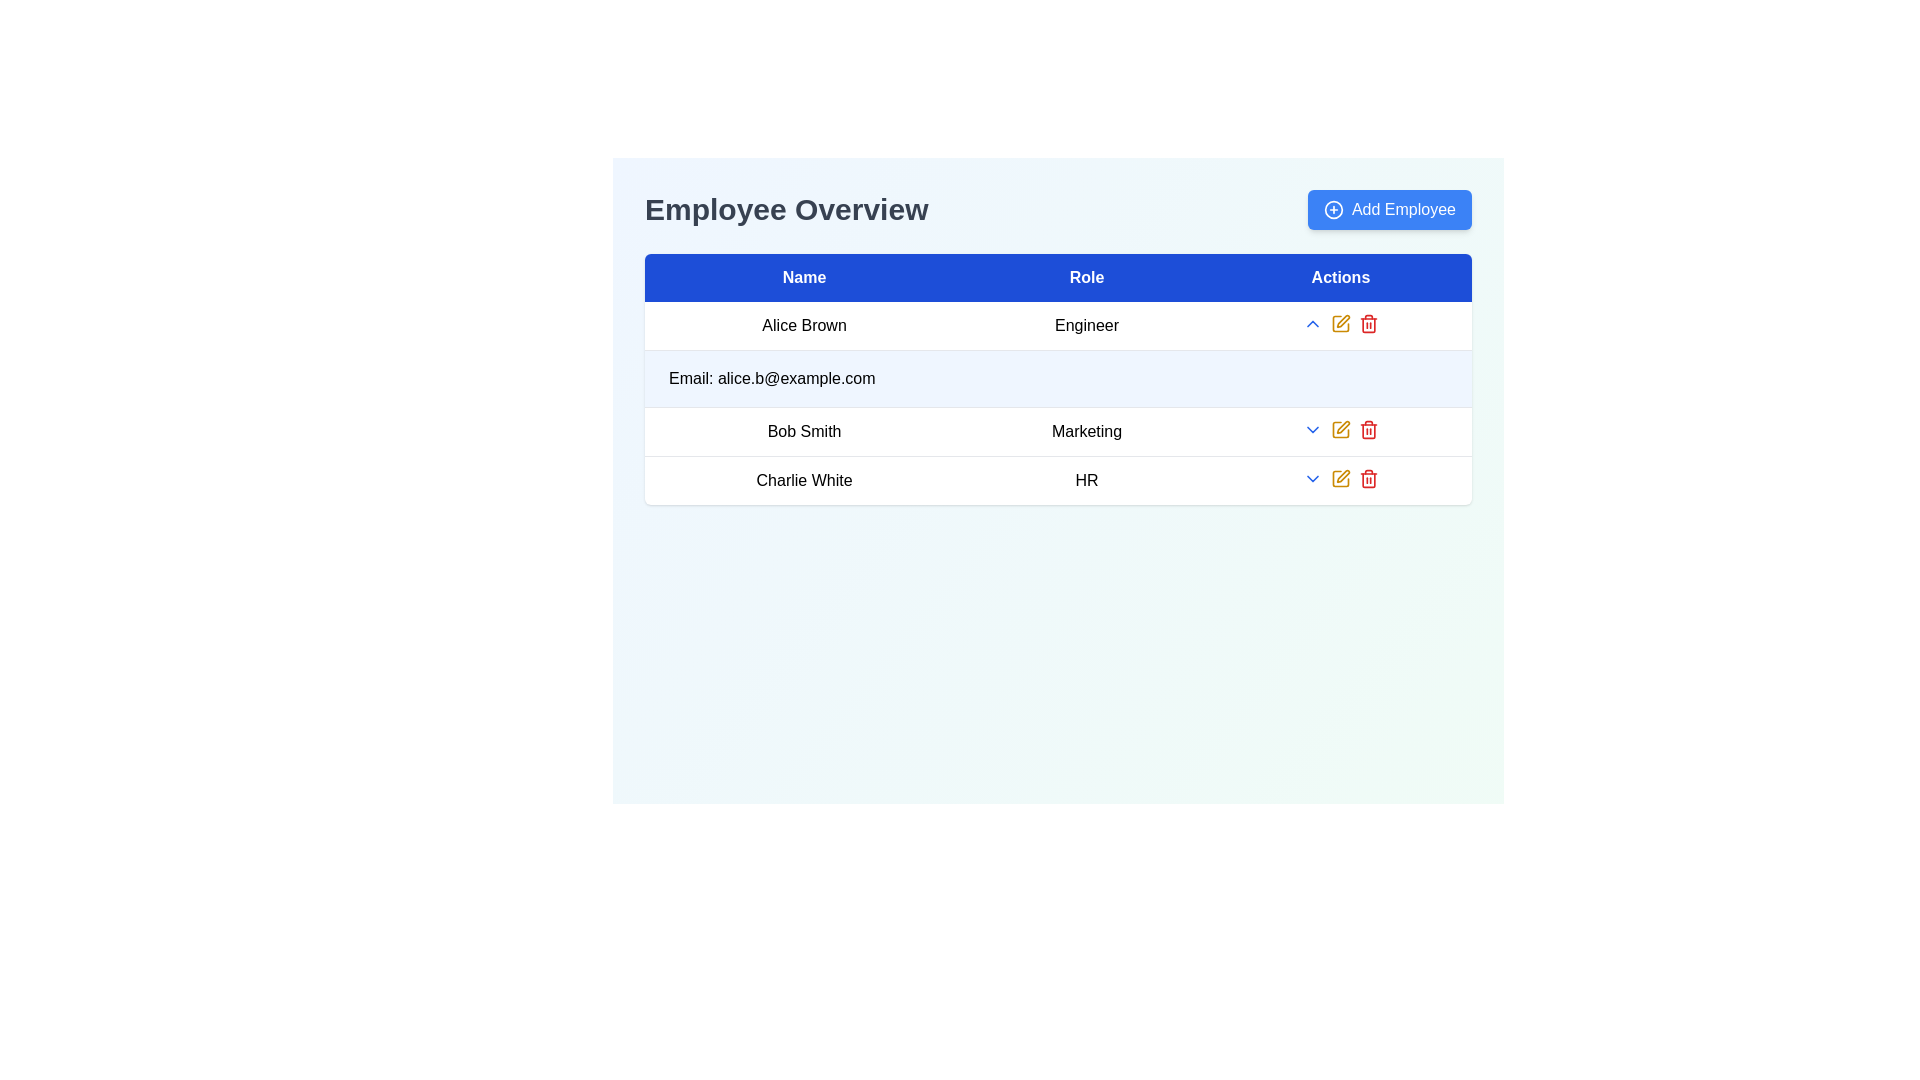  What do you see at coordinates (1340, 428) in the screenshot?
I see `the action icons in the menu located in the 'Actions' column of the 'Employee Overview' table for 'Bob Smith' in the 'Marketing' department` at bounding box center [1340, 428].